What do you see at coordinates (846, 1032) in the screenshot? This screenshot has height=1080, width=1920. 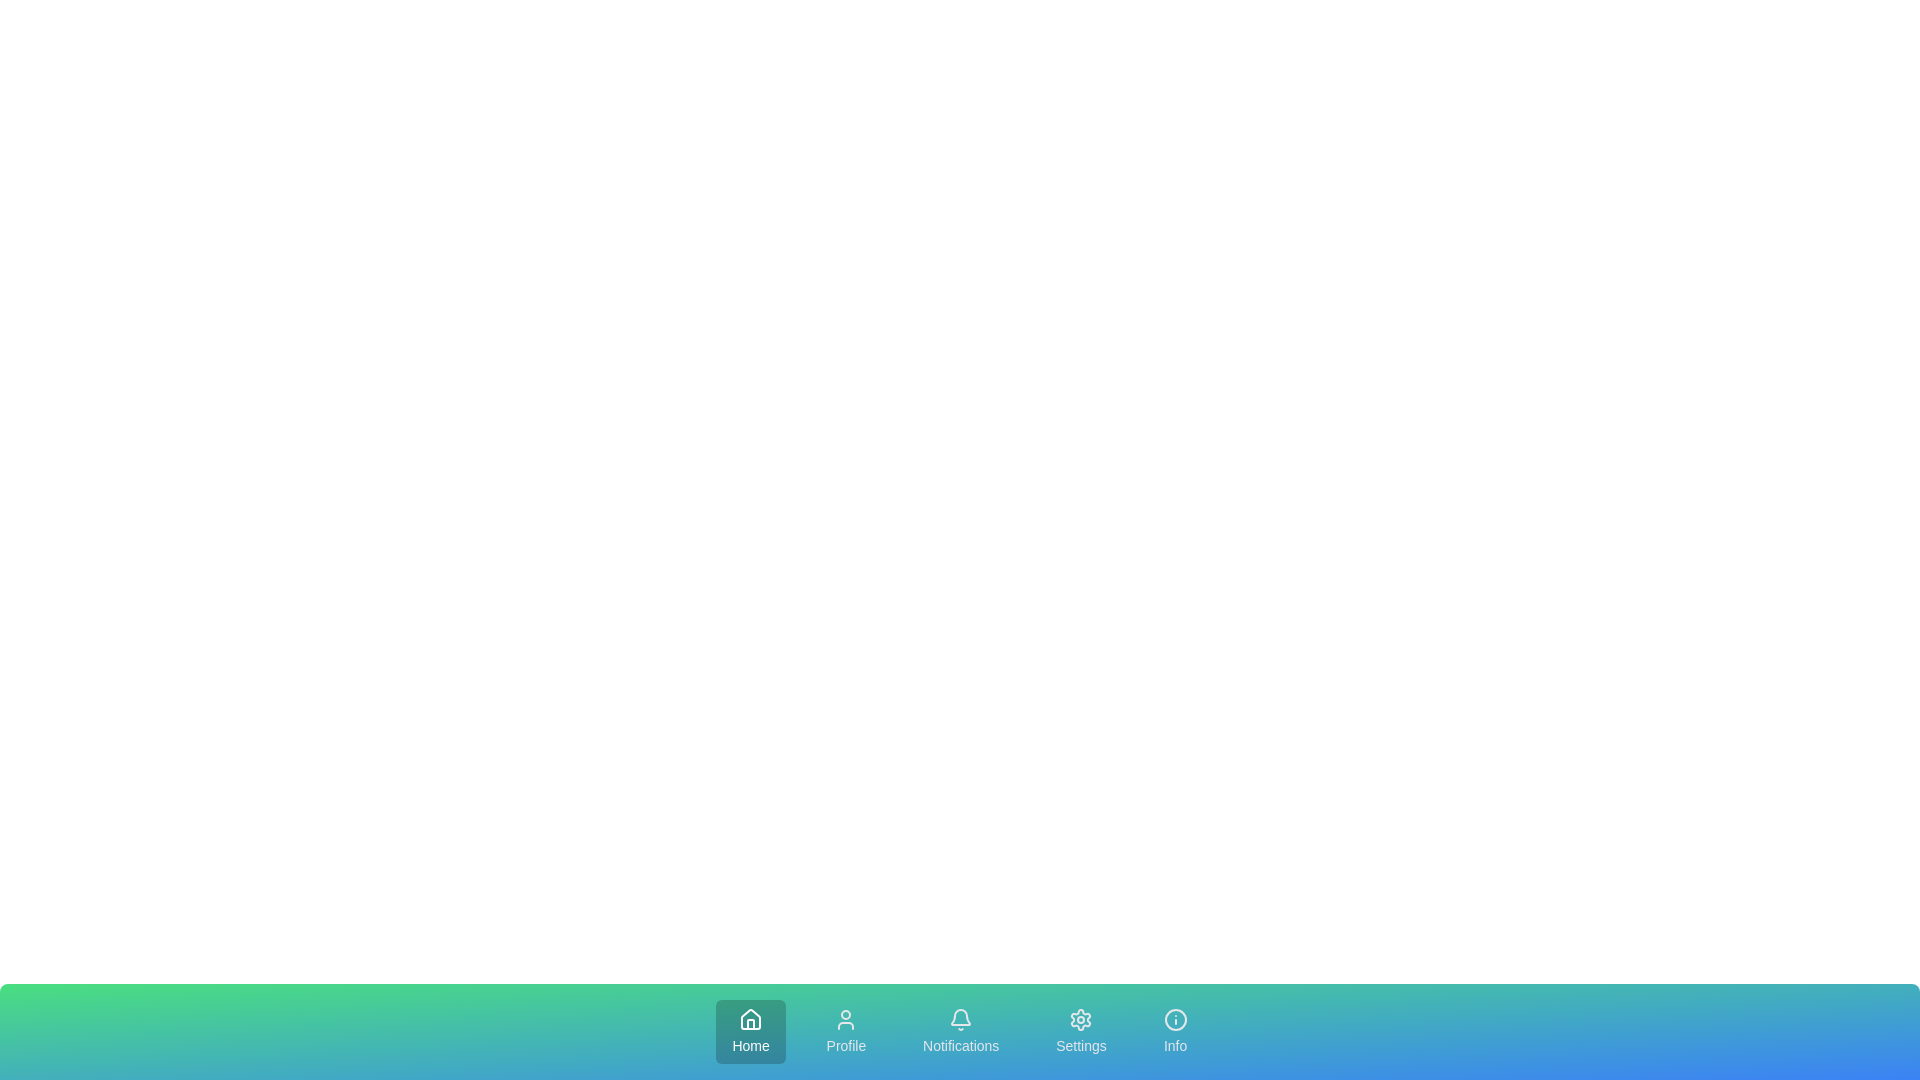 I see `the Profile tab in the bottom navigation bar` at bounding box center [846, 1032].